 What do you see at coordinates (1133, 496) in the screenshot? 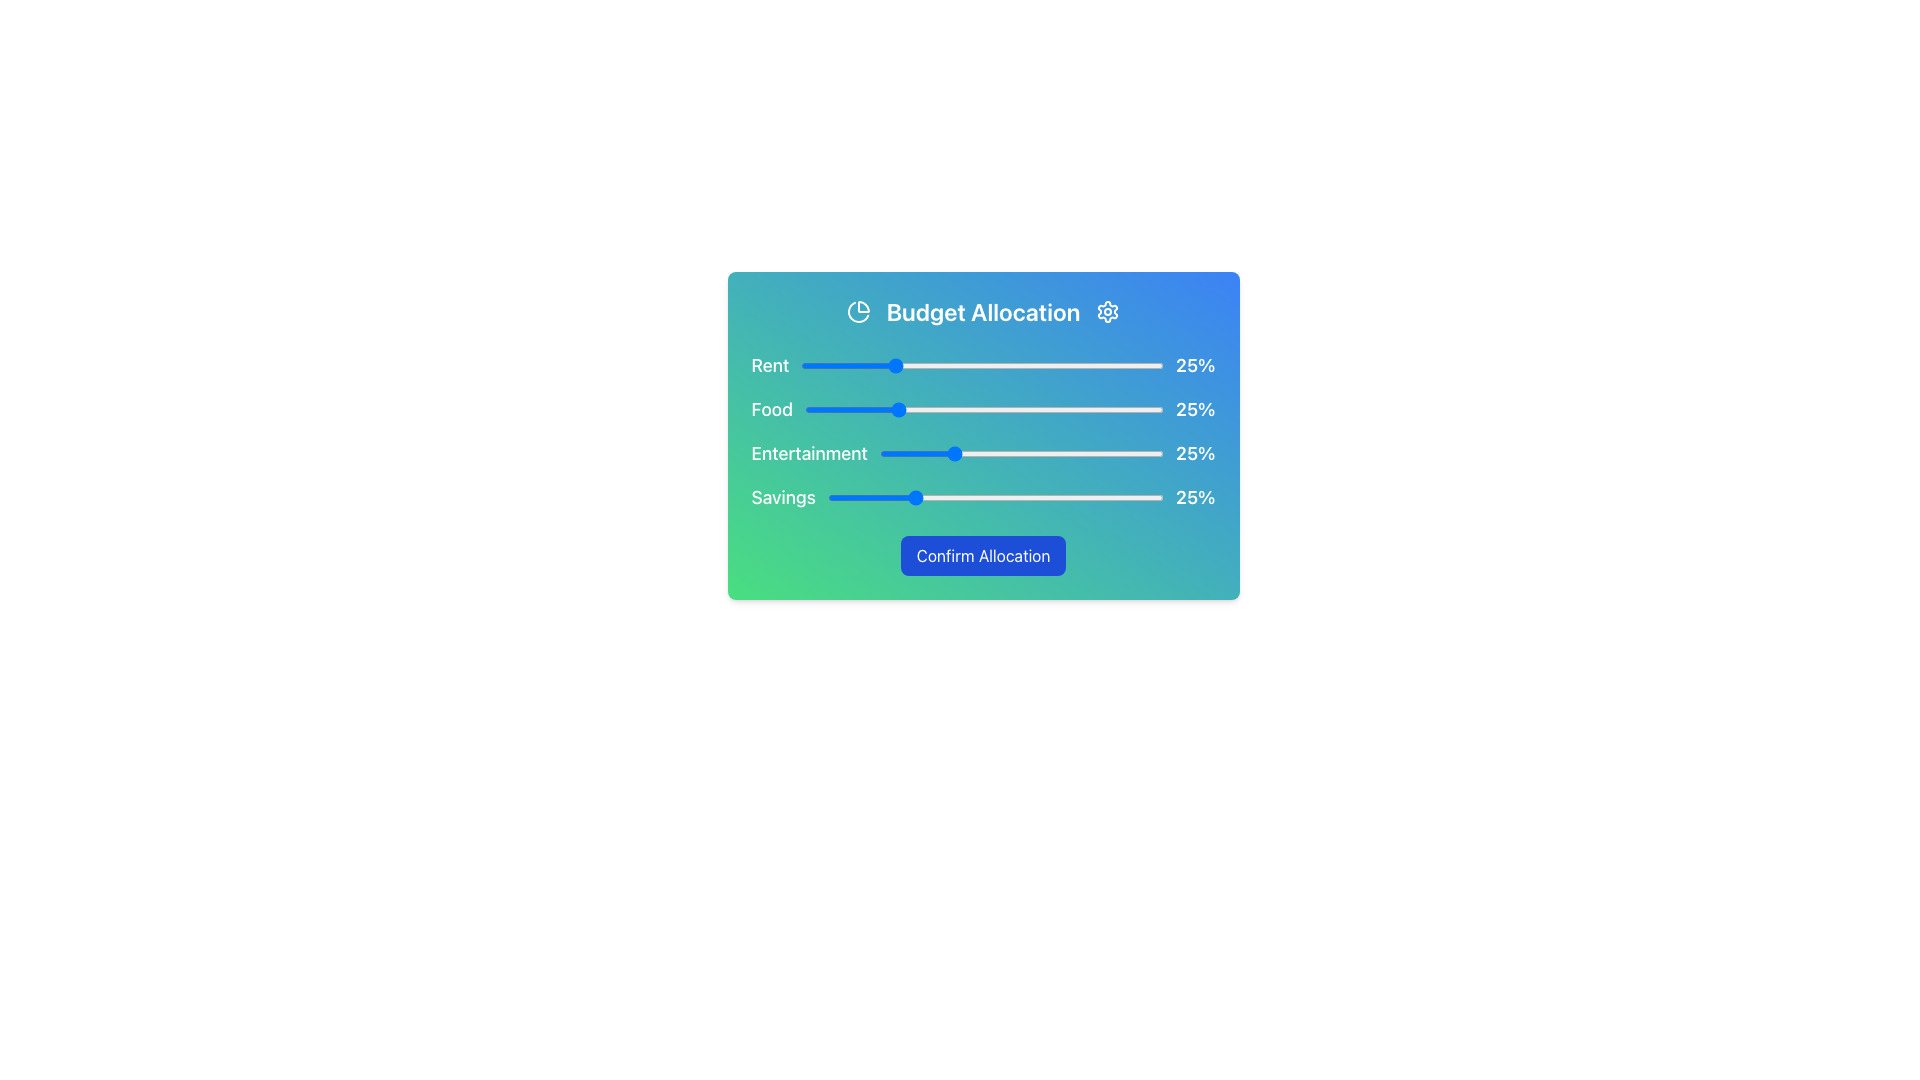
I see `the savings allocation` at bounding box center [1133, 496].